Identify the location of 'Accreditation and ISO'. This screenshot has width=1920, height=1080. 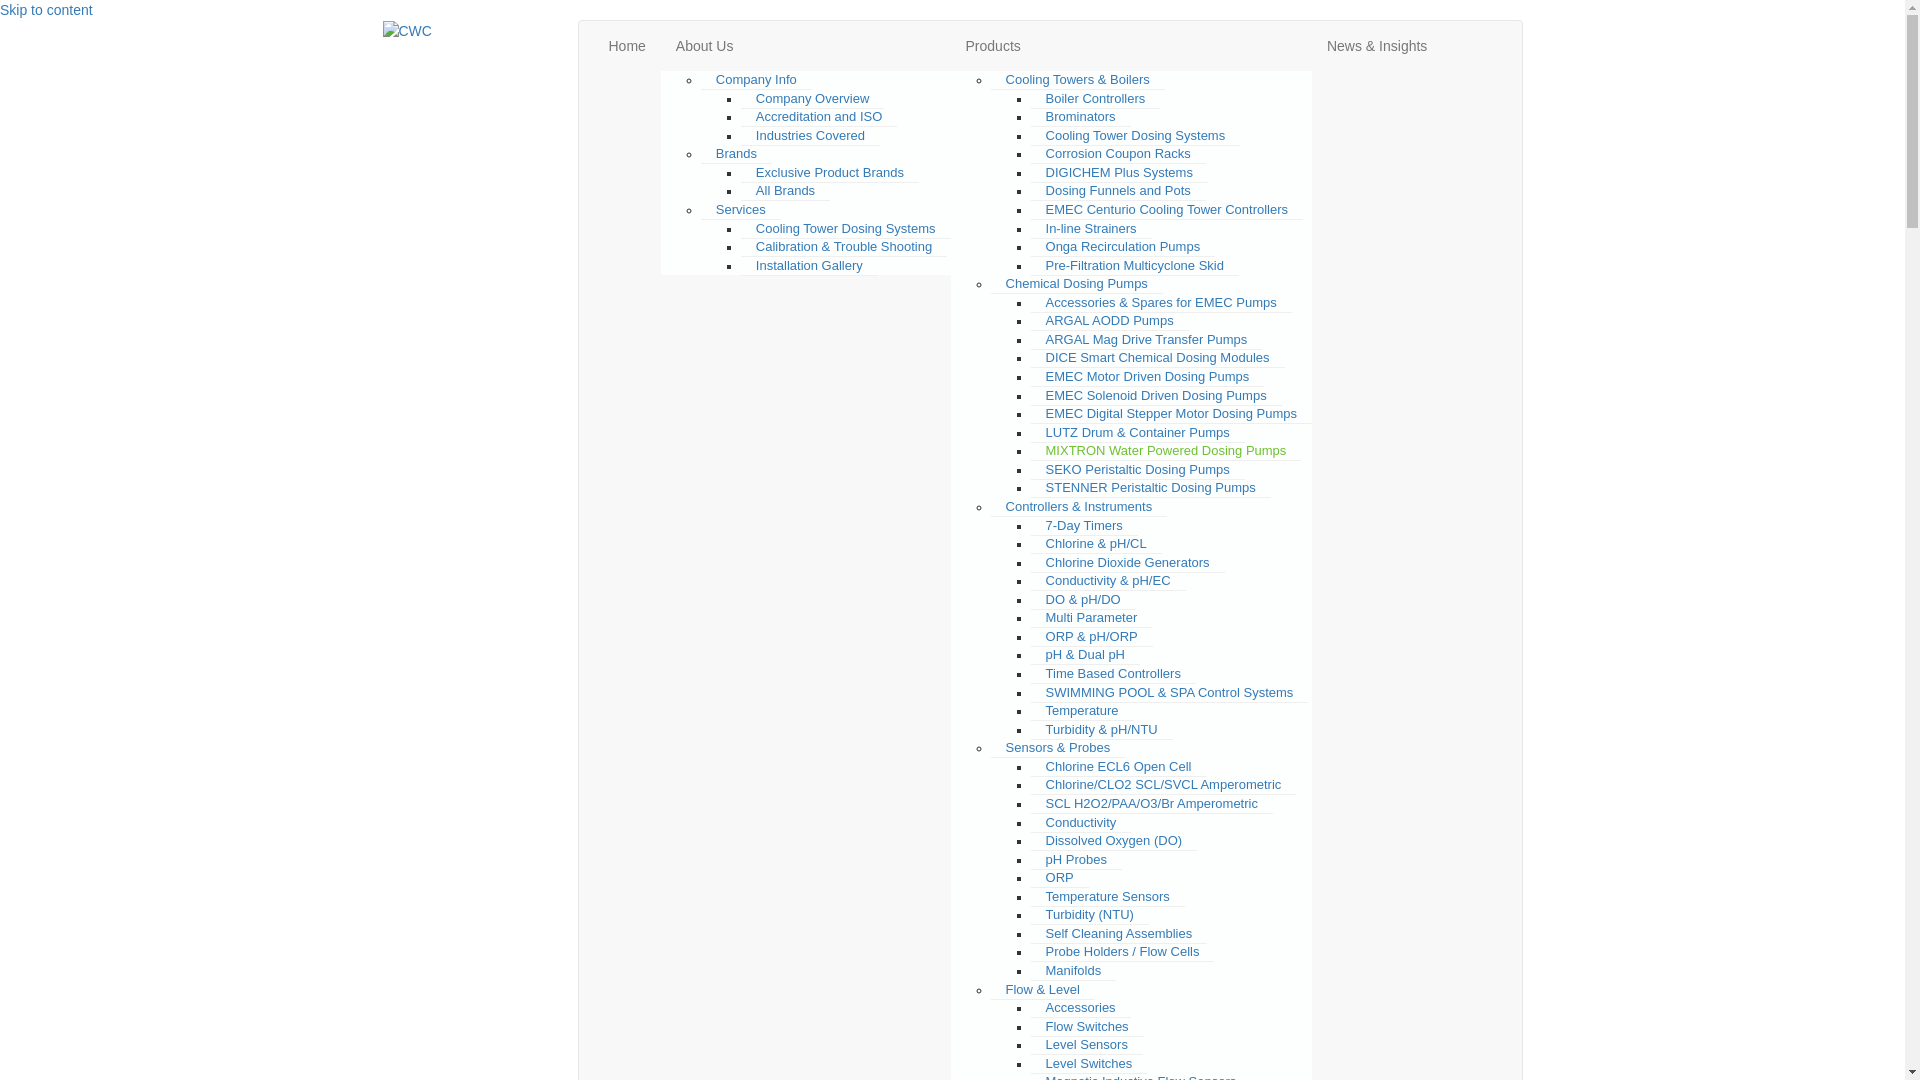
(739, 116).